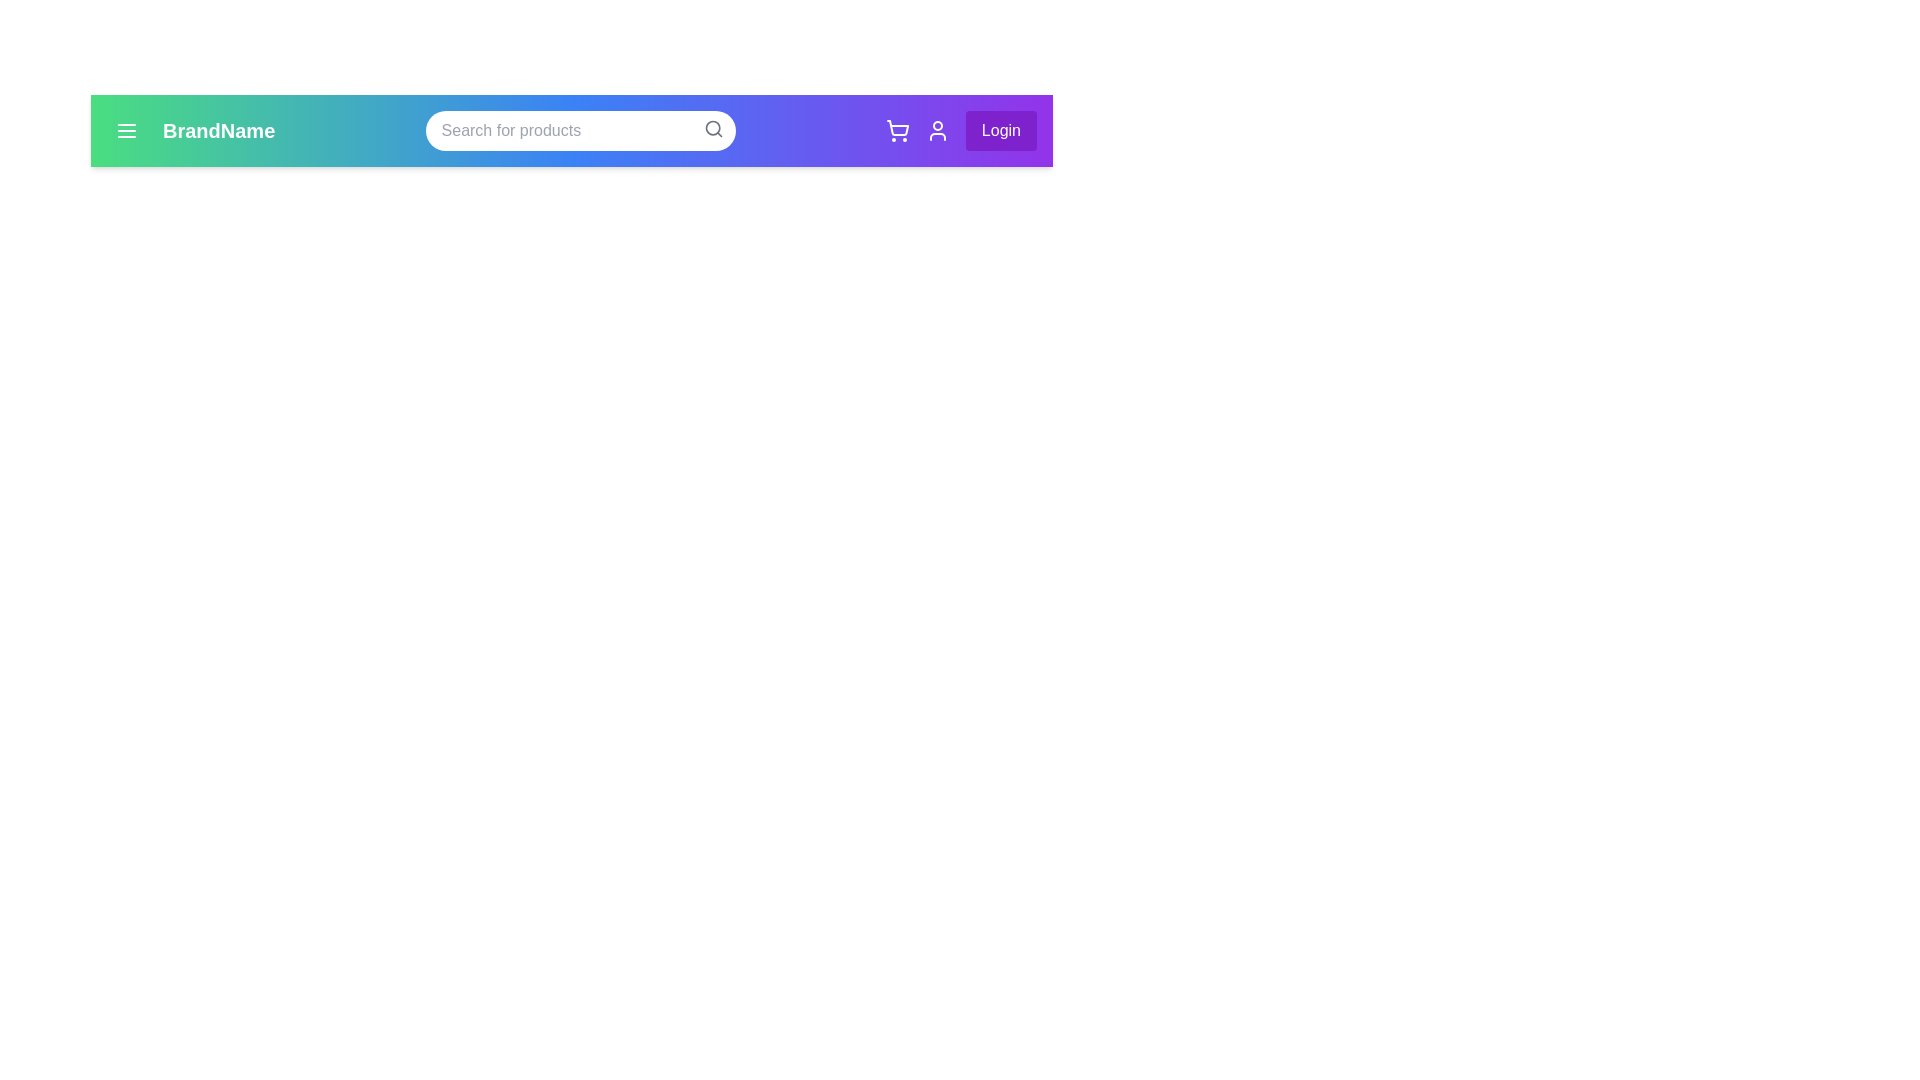 This screenshot has height=1080, width=1920. What do you see at coordinates (896, 131) in the screenshot?
I see `the shopping cart icon to open the cart view` at bounding box center [896, 131].